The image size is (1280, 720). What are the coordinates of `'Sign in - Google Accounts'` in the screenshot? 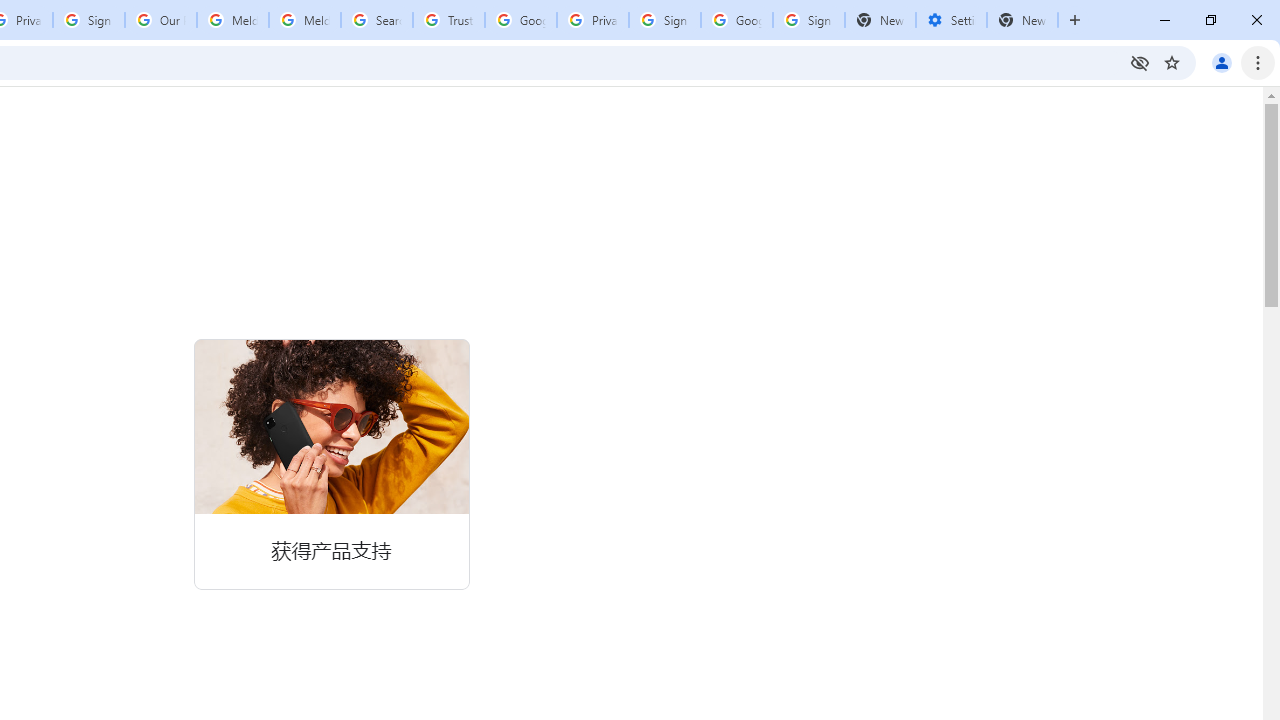 It's located at (664, 20).